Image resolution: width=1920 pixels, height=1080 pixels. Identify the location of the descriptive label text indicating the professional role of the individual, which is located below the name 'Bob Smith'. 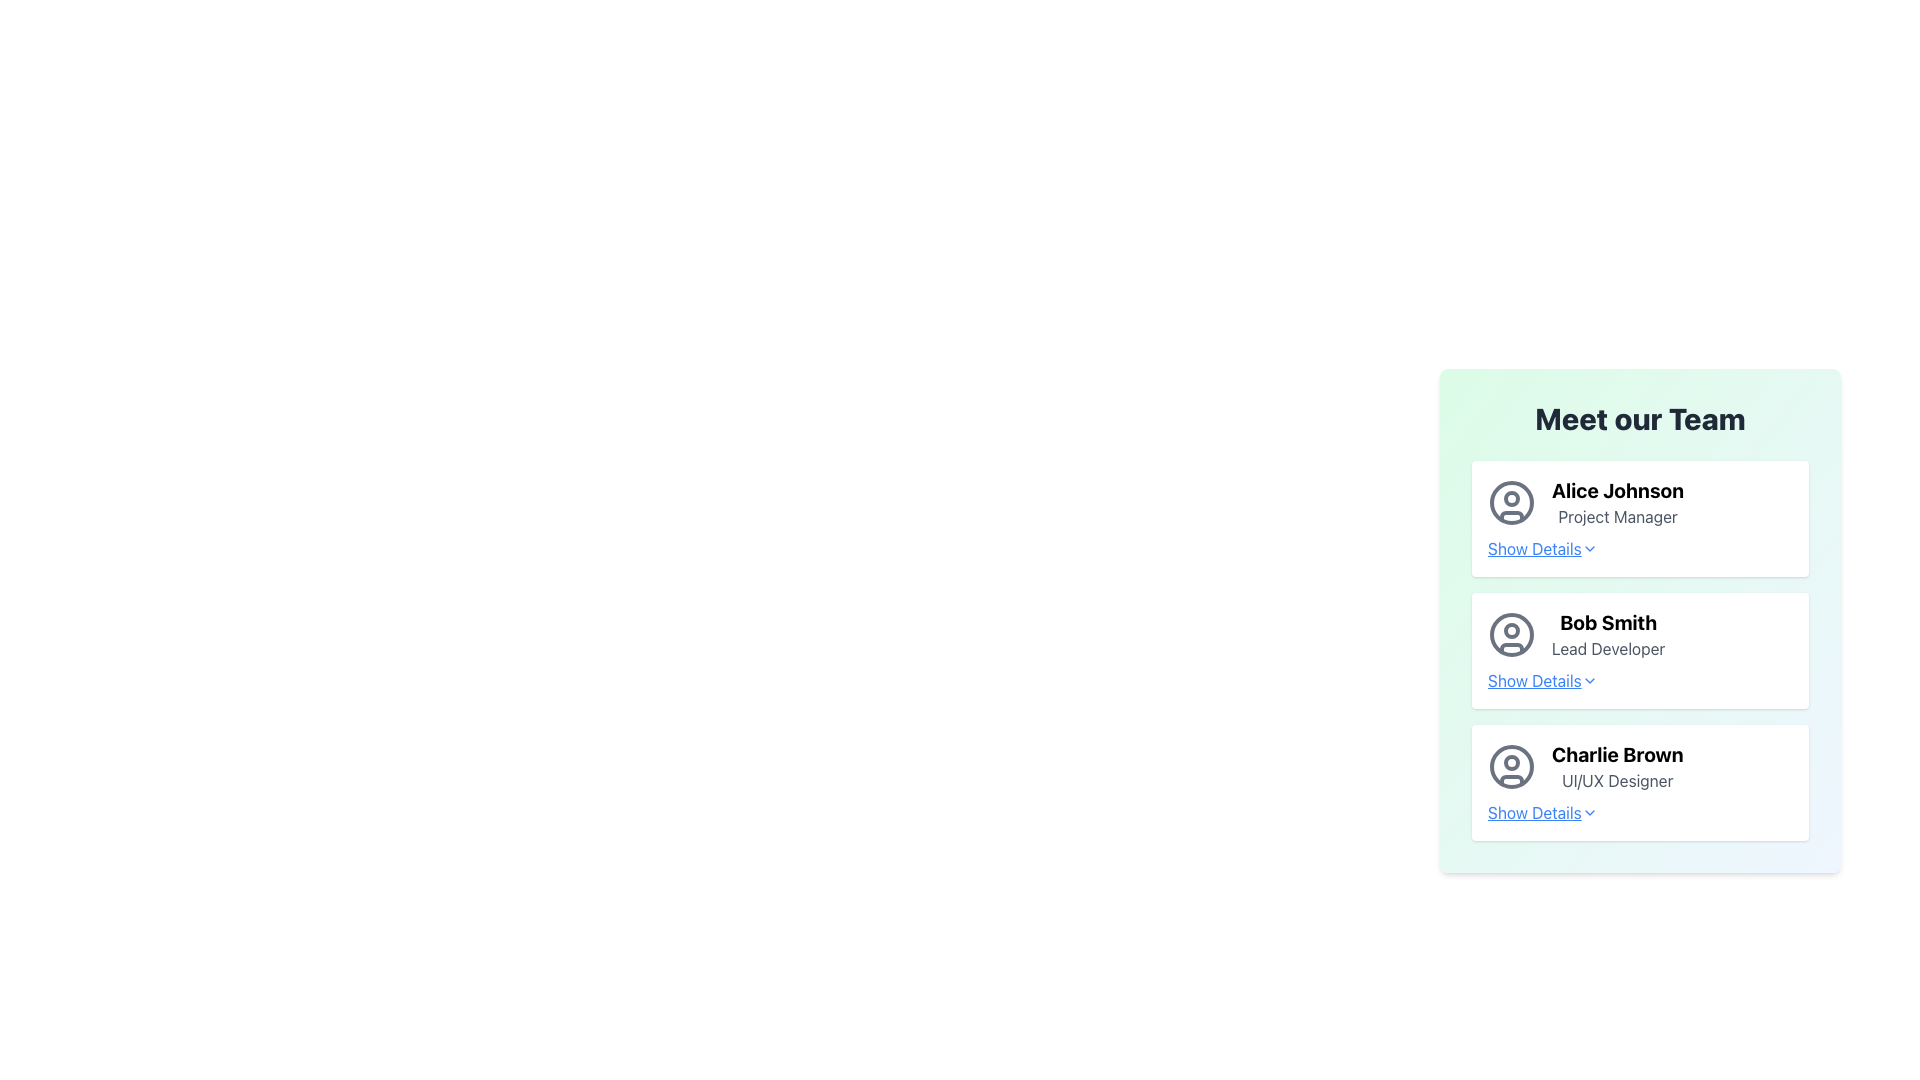
(1608, 648).